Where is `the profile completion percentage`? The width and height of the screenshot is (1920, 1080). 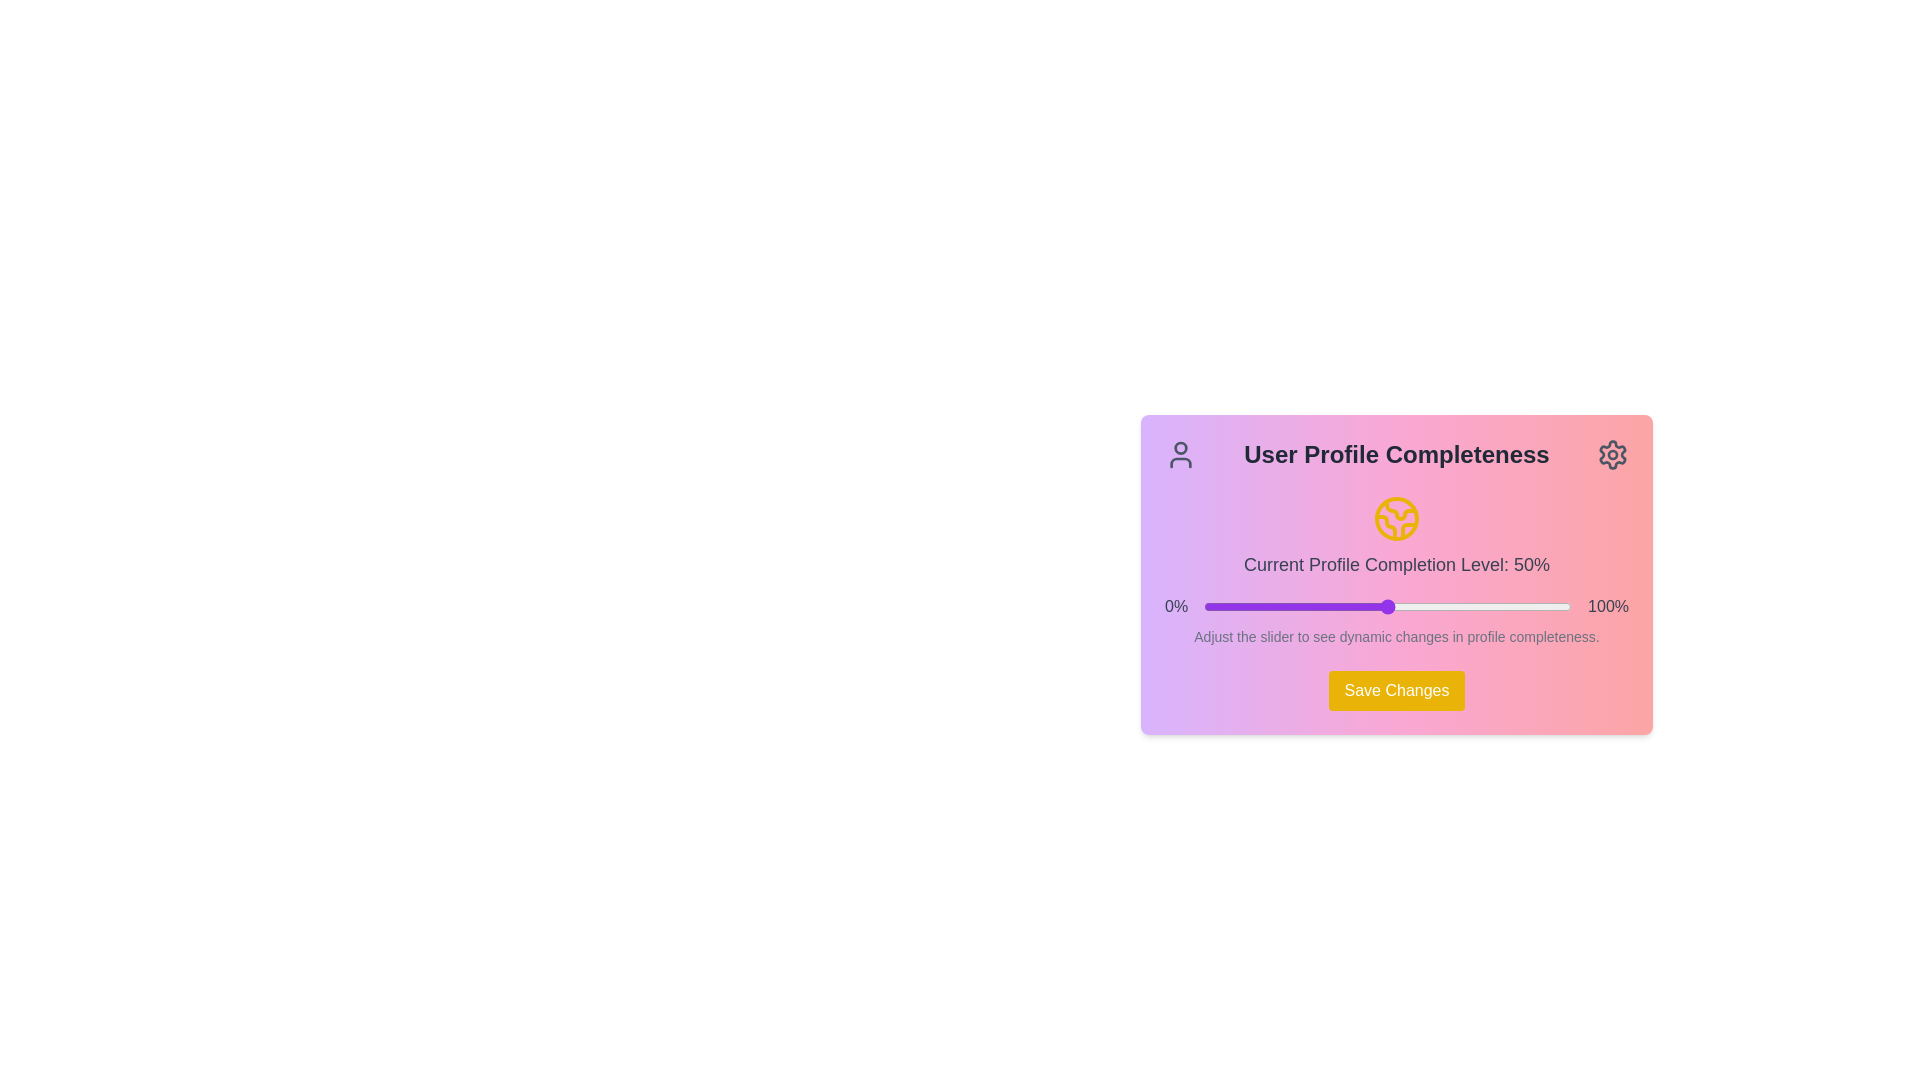
the profile completion percentage is located at coordinates (1405, 605).